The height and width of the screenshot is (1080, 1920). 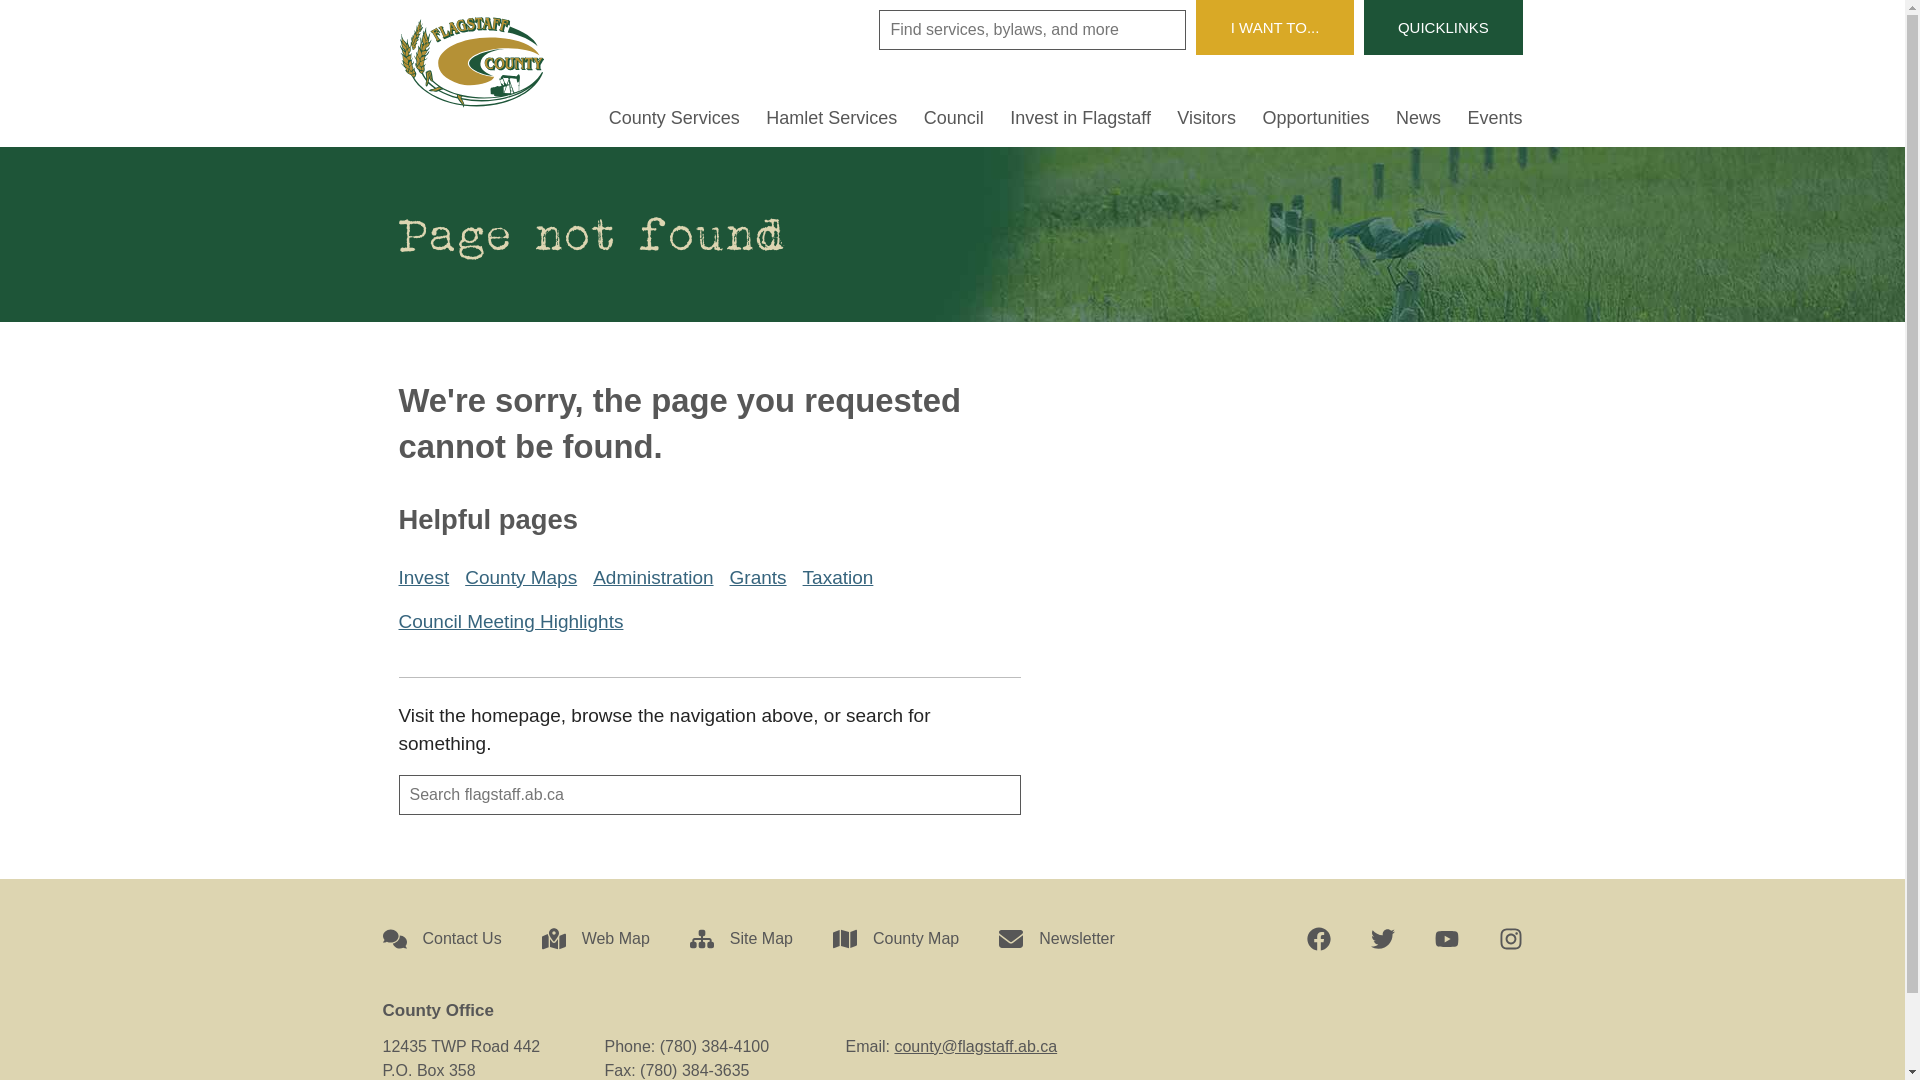 I want to click on 'Instagram', so click(x=1497, y=938).